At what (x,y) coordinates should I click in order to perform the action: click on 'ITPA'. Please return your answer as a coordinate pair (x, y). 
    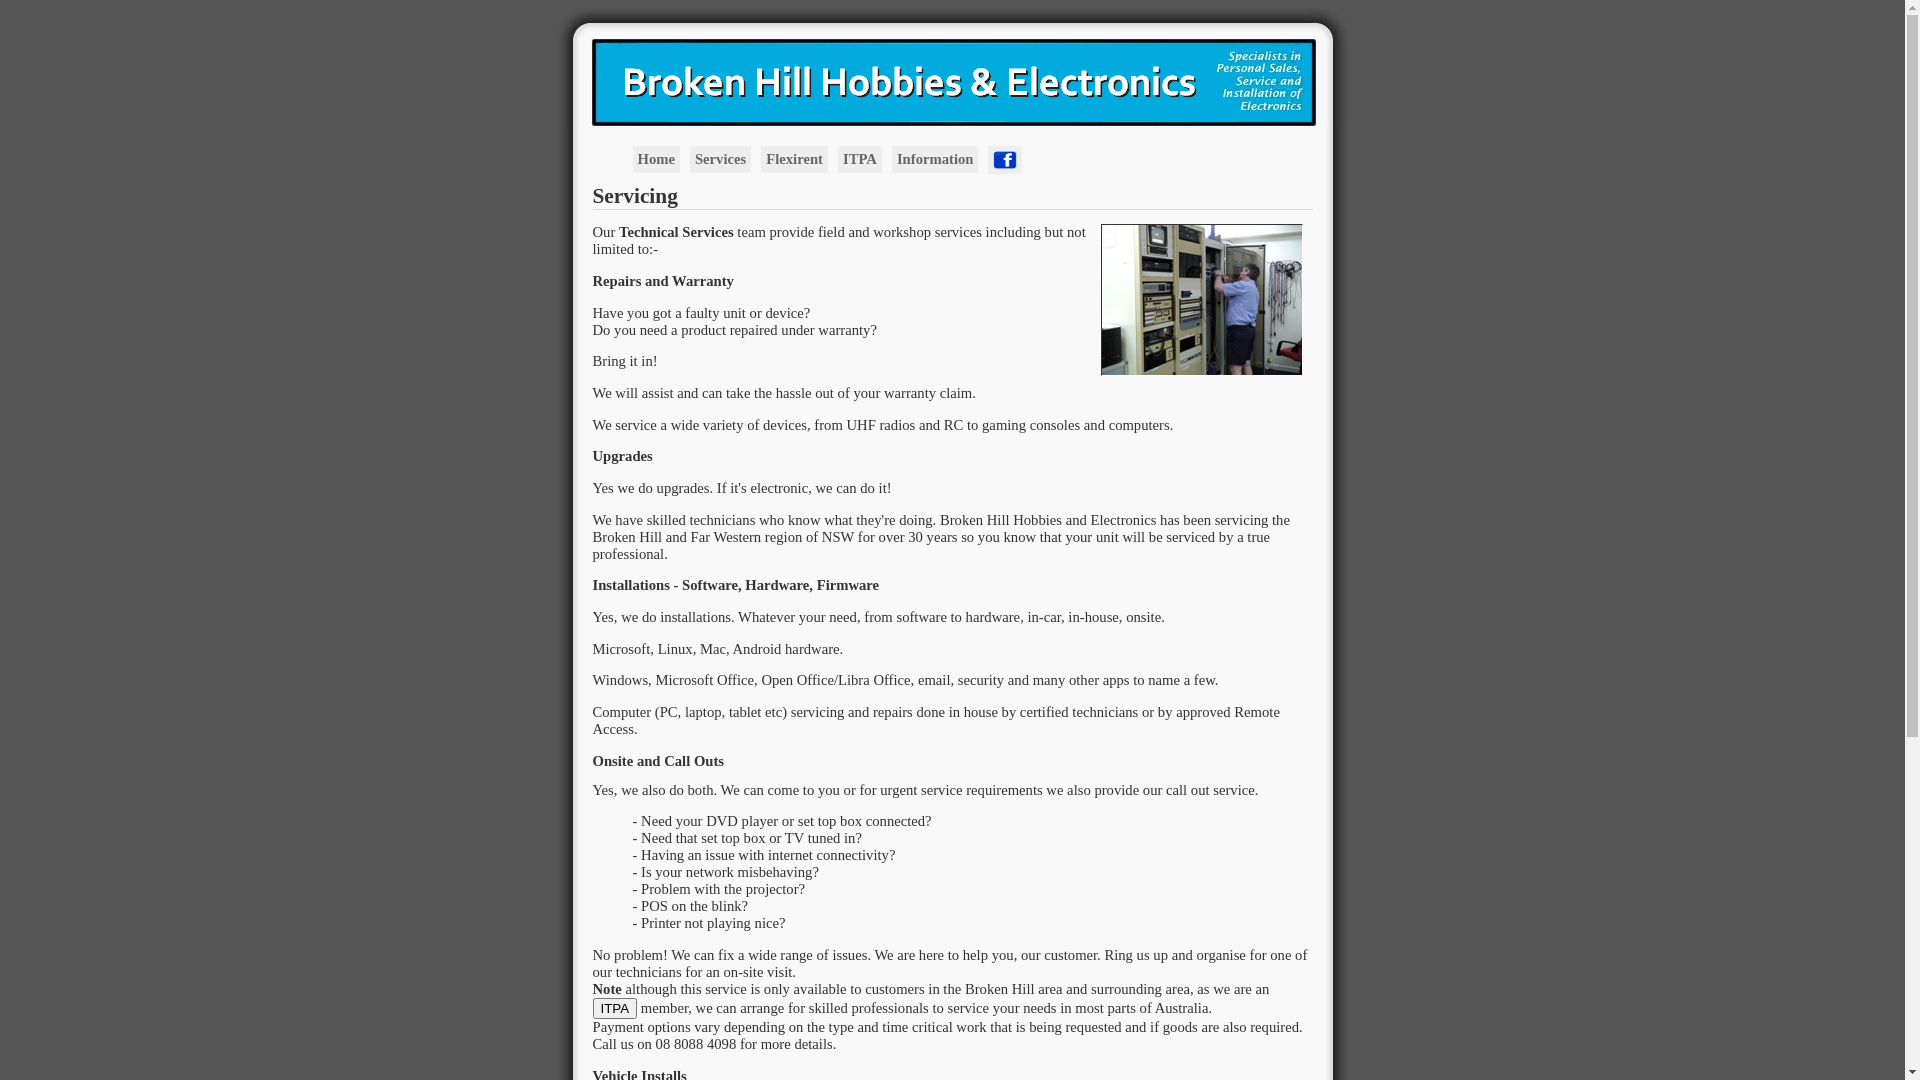
    Looking at the image, I should click on (859, 158).